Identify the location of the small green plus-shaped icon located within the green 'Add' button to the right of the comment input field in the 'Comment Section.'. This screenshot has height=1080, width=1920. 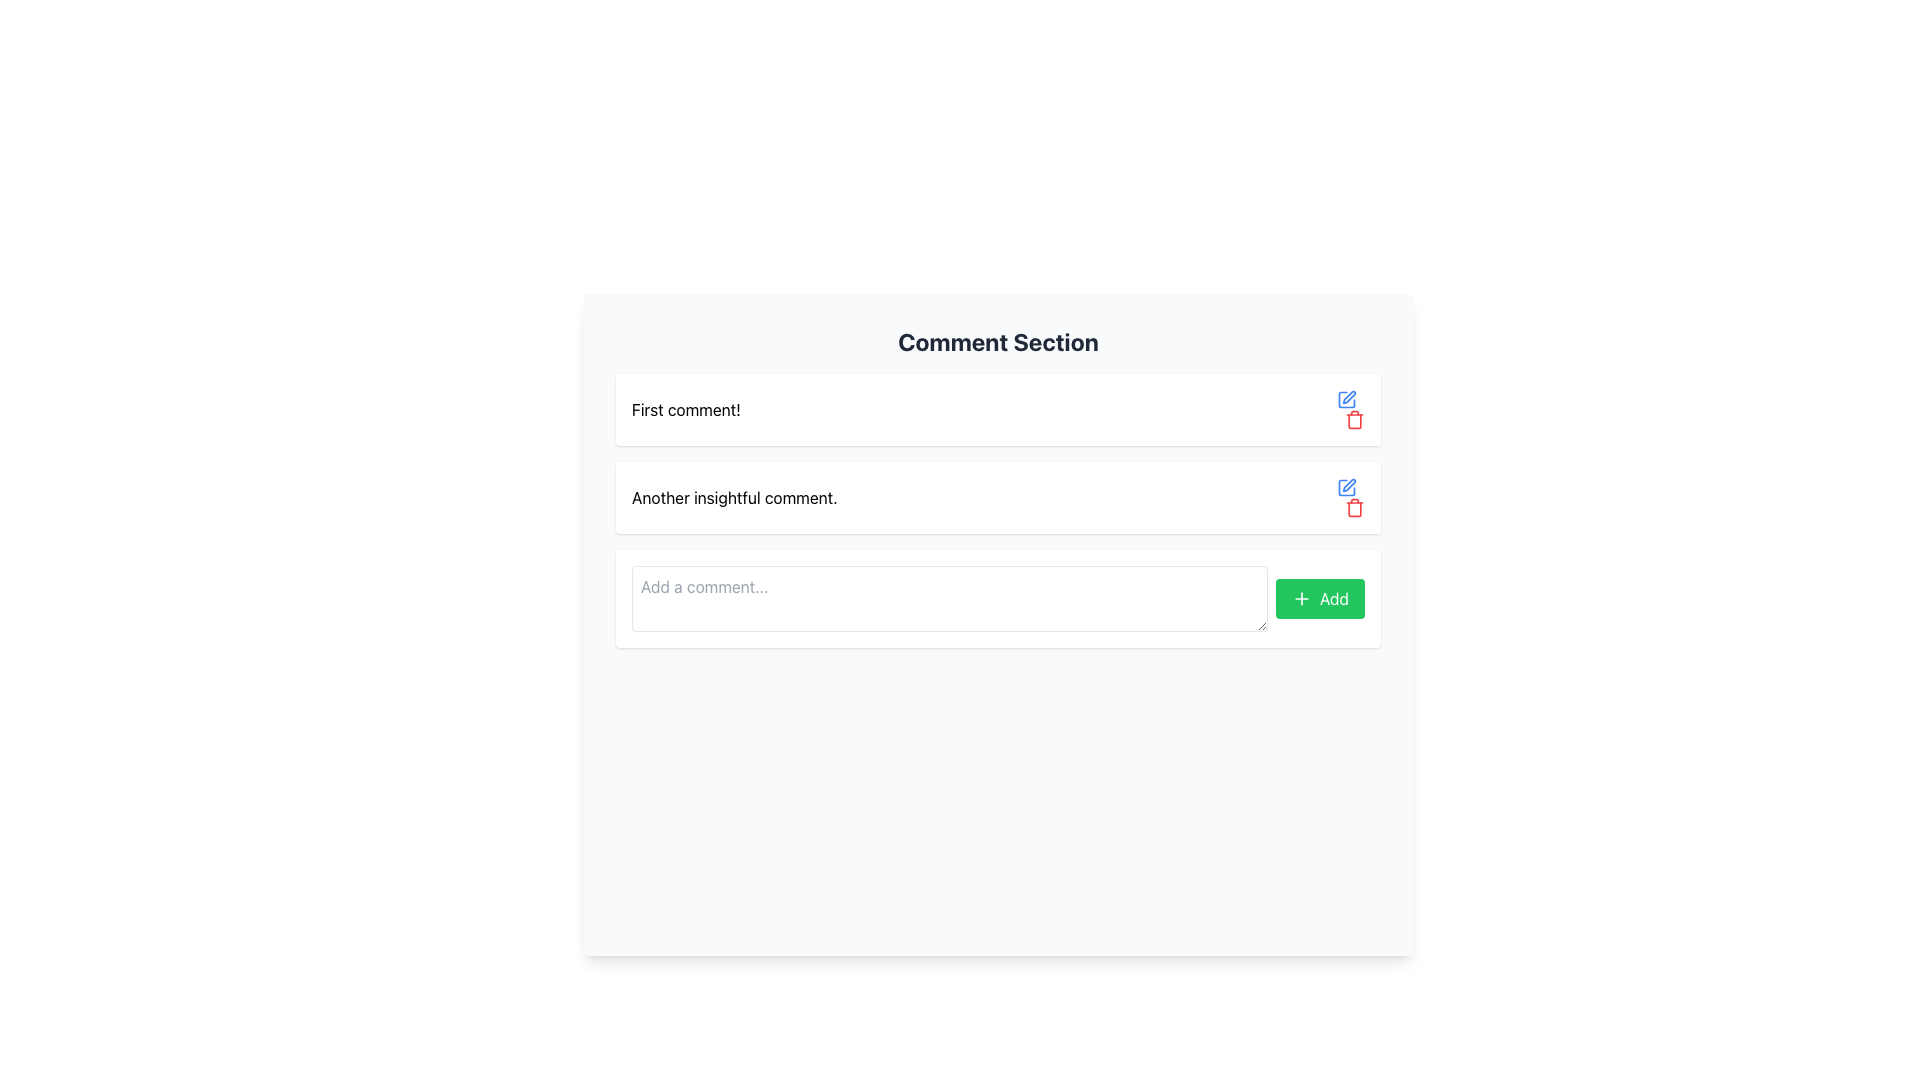
(1301, 597).